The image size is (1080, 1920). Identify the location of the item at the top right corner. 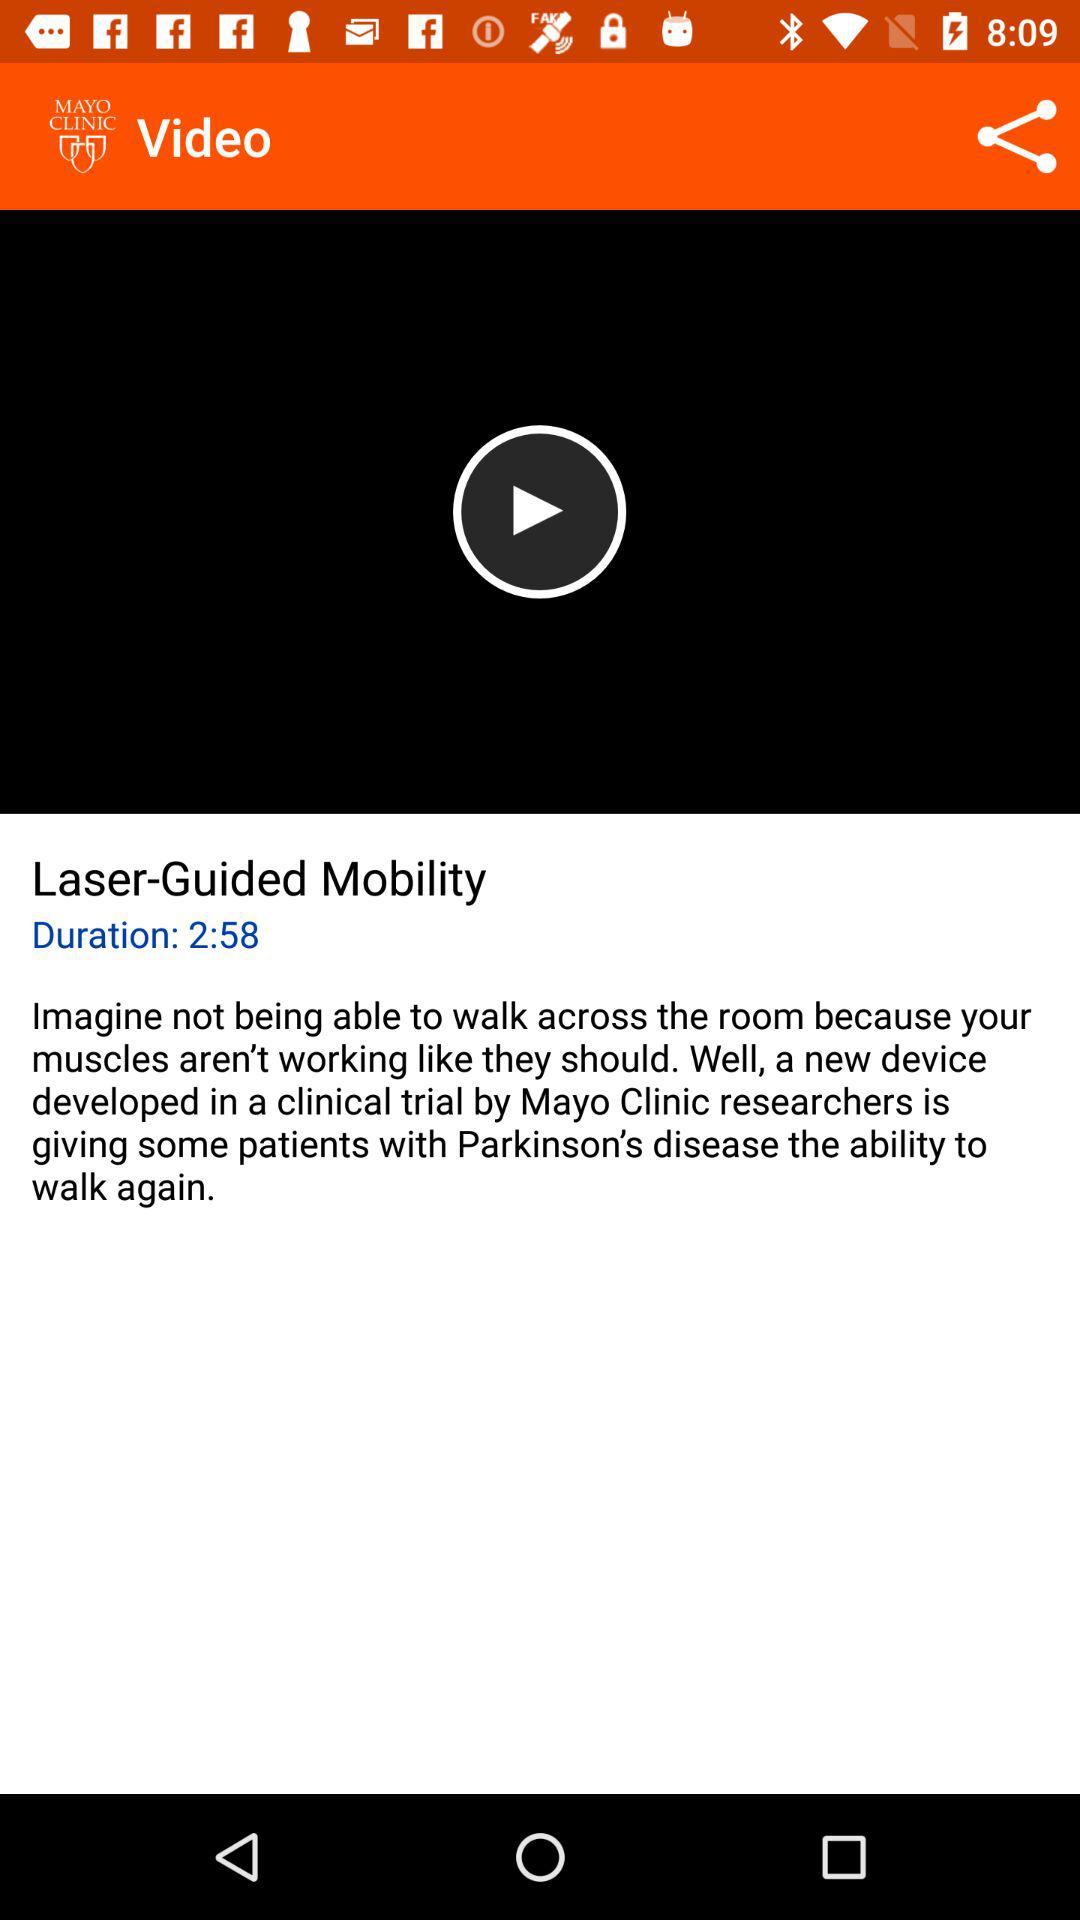
(1017, 135).